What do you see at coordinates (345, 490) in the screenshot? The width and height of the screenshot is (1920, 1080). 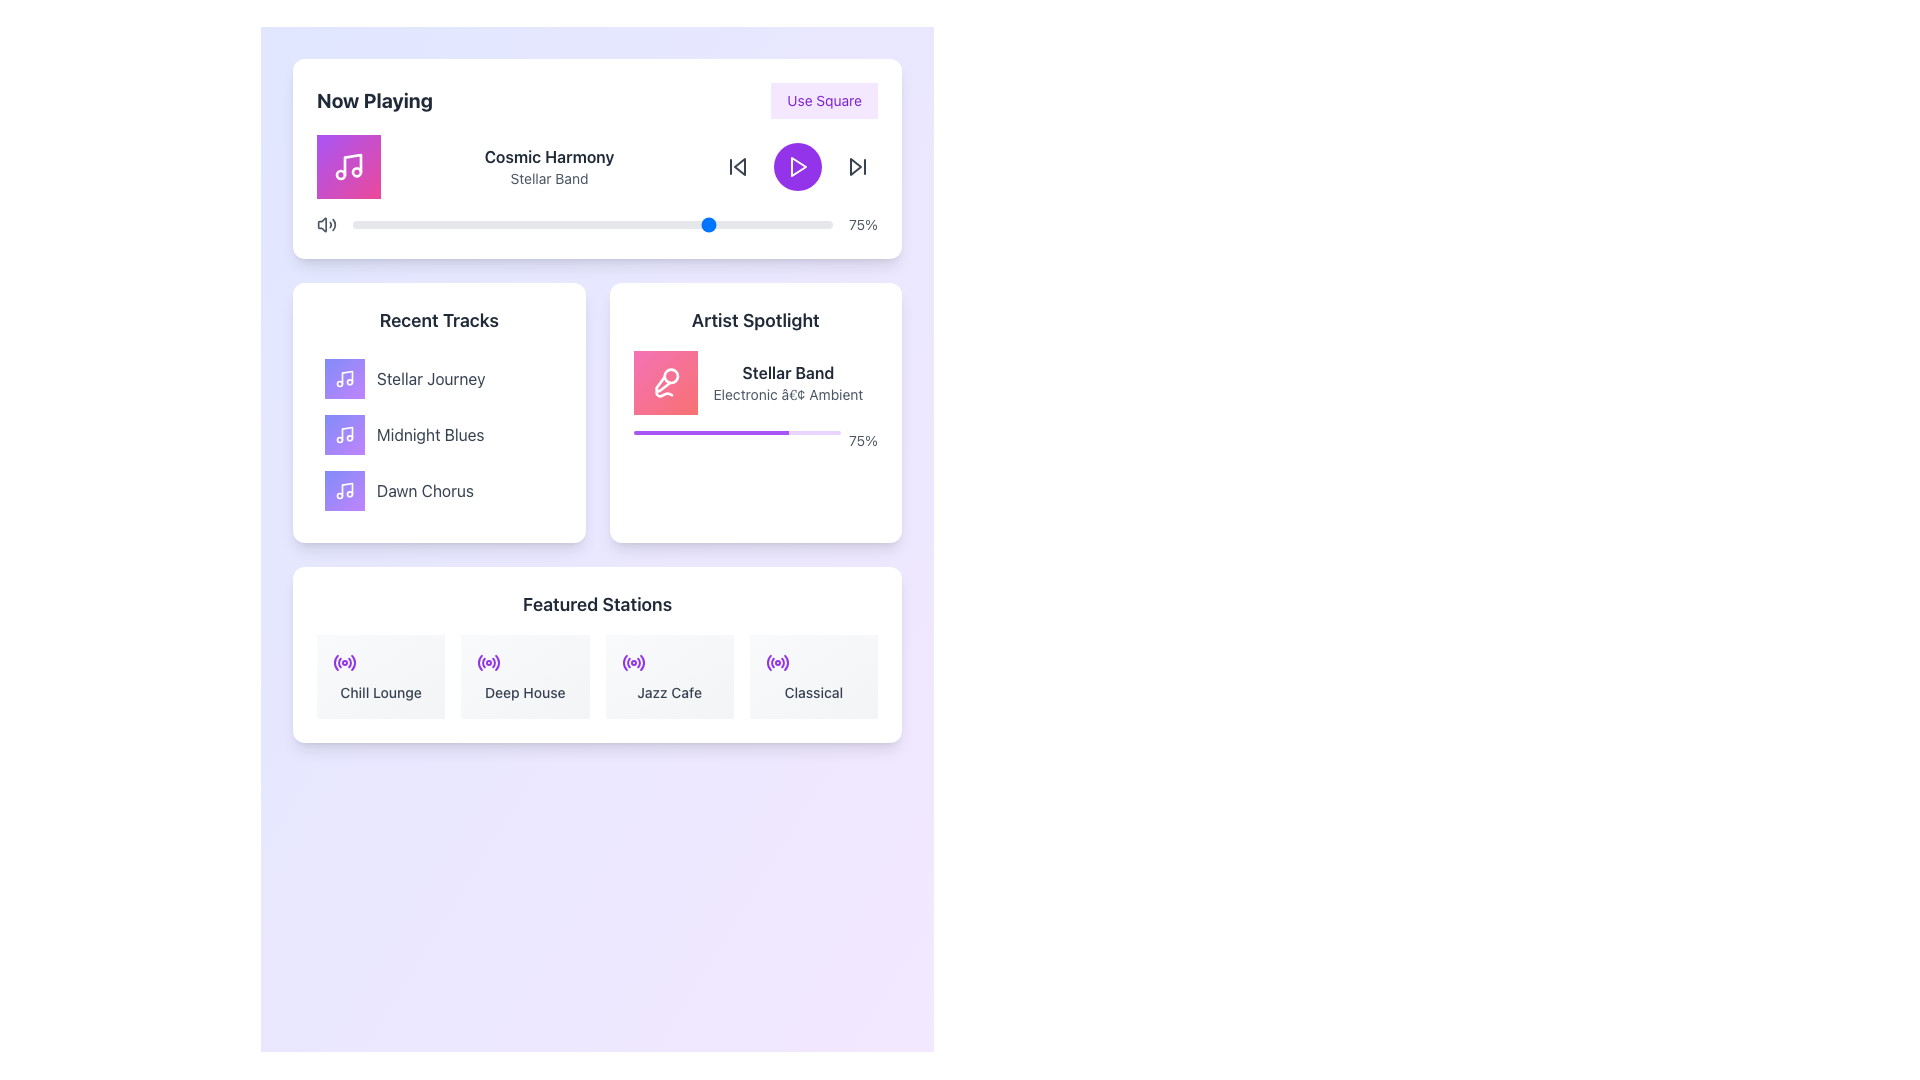 I see `the musical note icon located in the 'Recent Tracks' section` at bounding box center [345, 490].